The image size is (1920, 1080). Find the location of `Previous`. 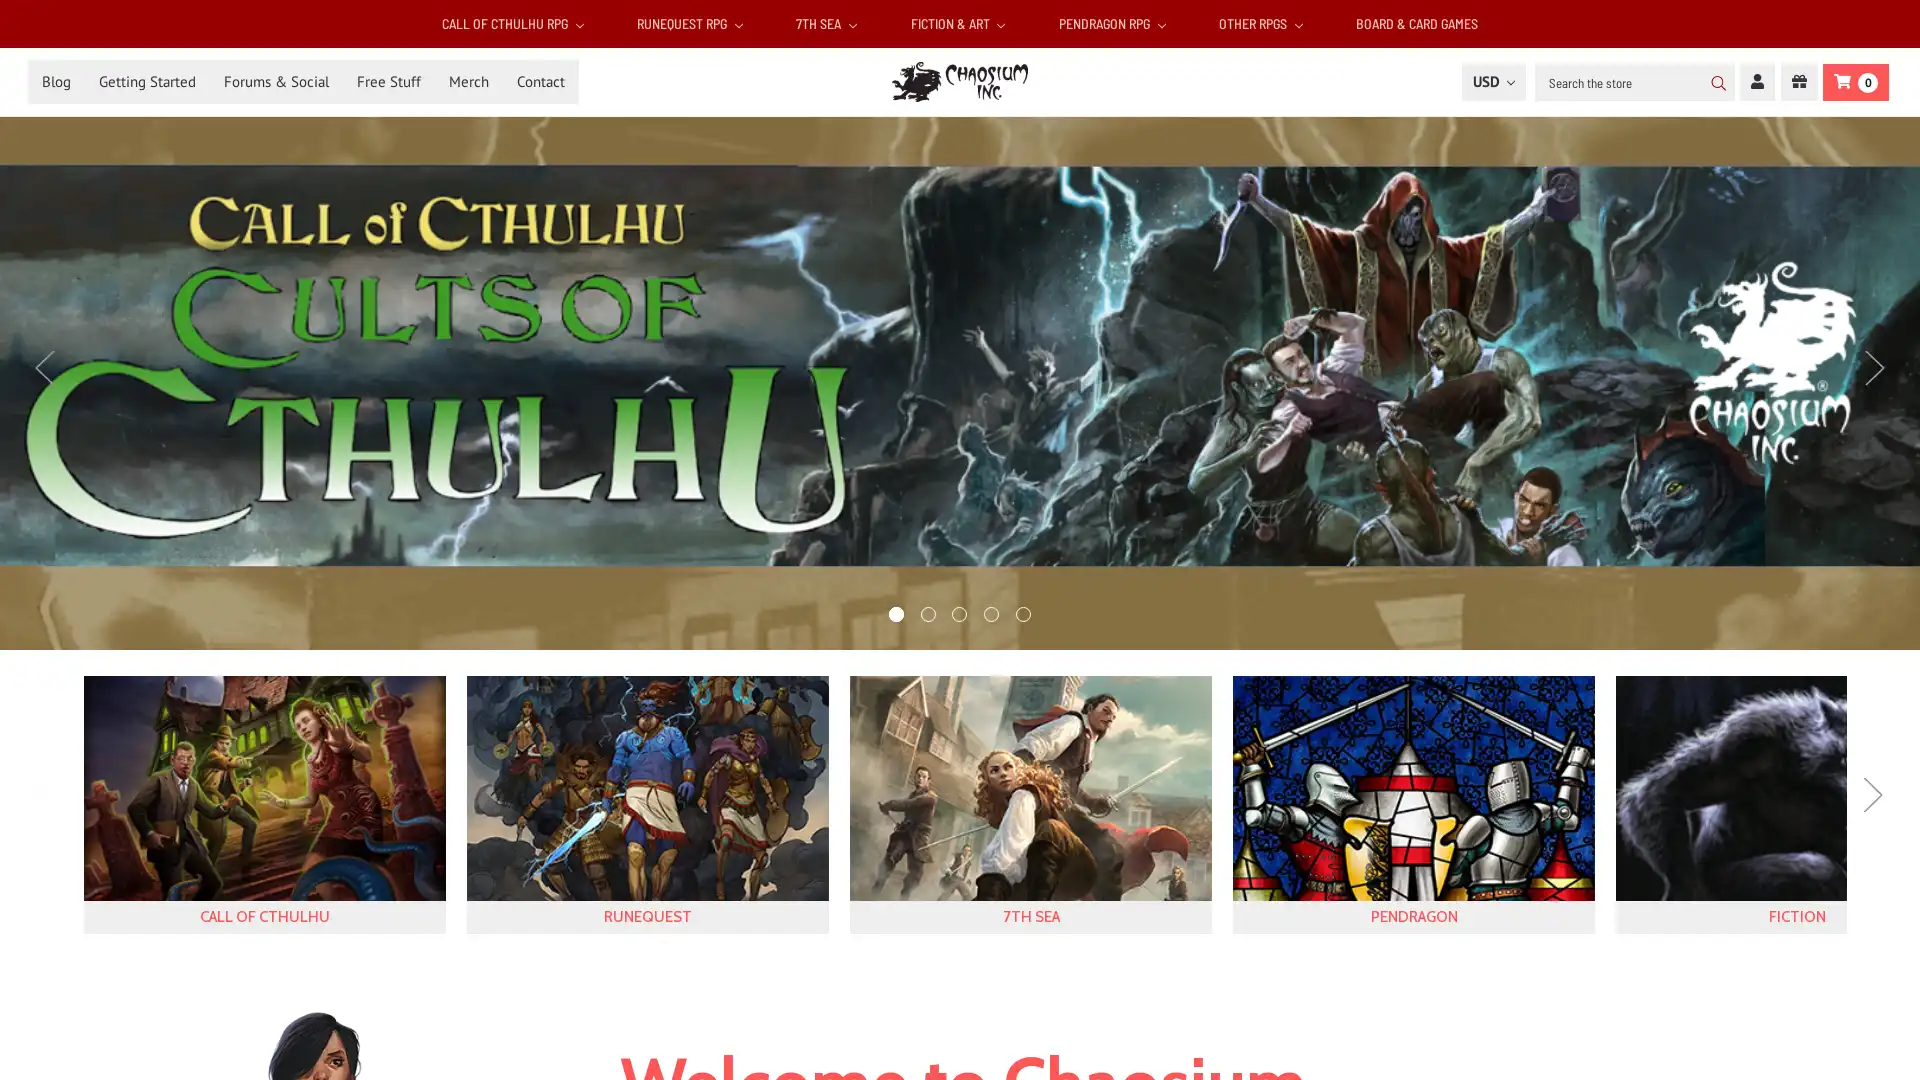

Previous is located at coordinates (44, 367).